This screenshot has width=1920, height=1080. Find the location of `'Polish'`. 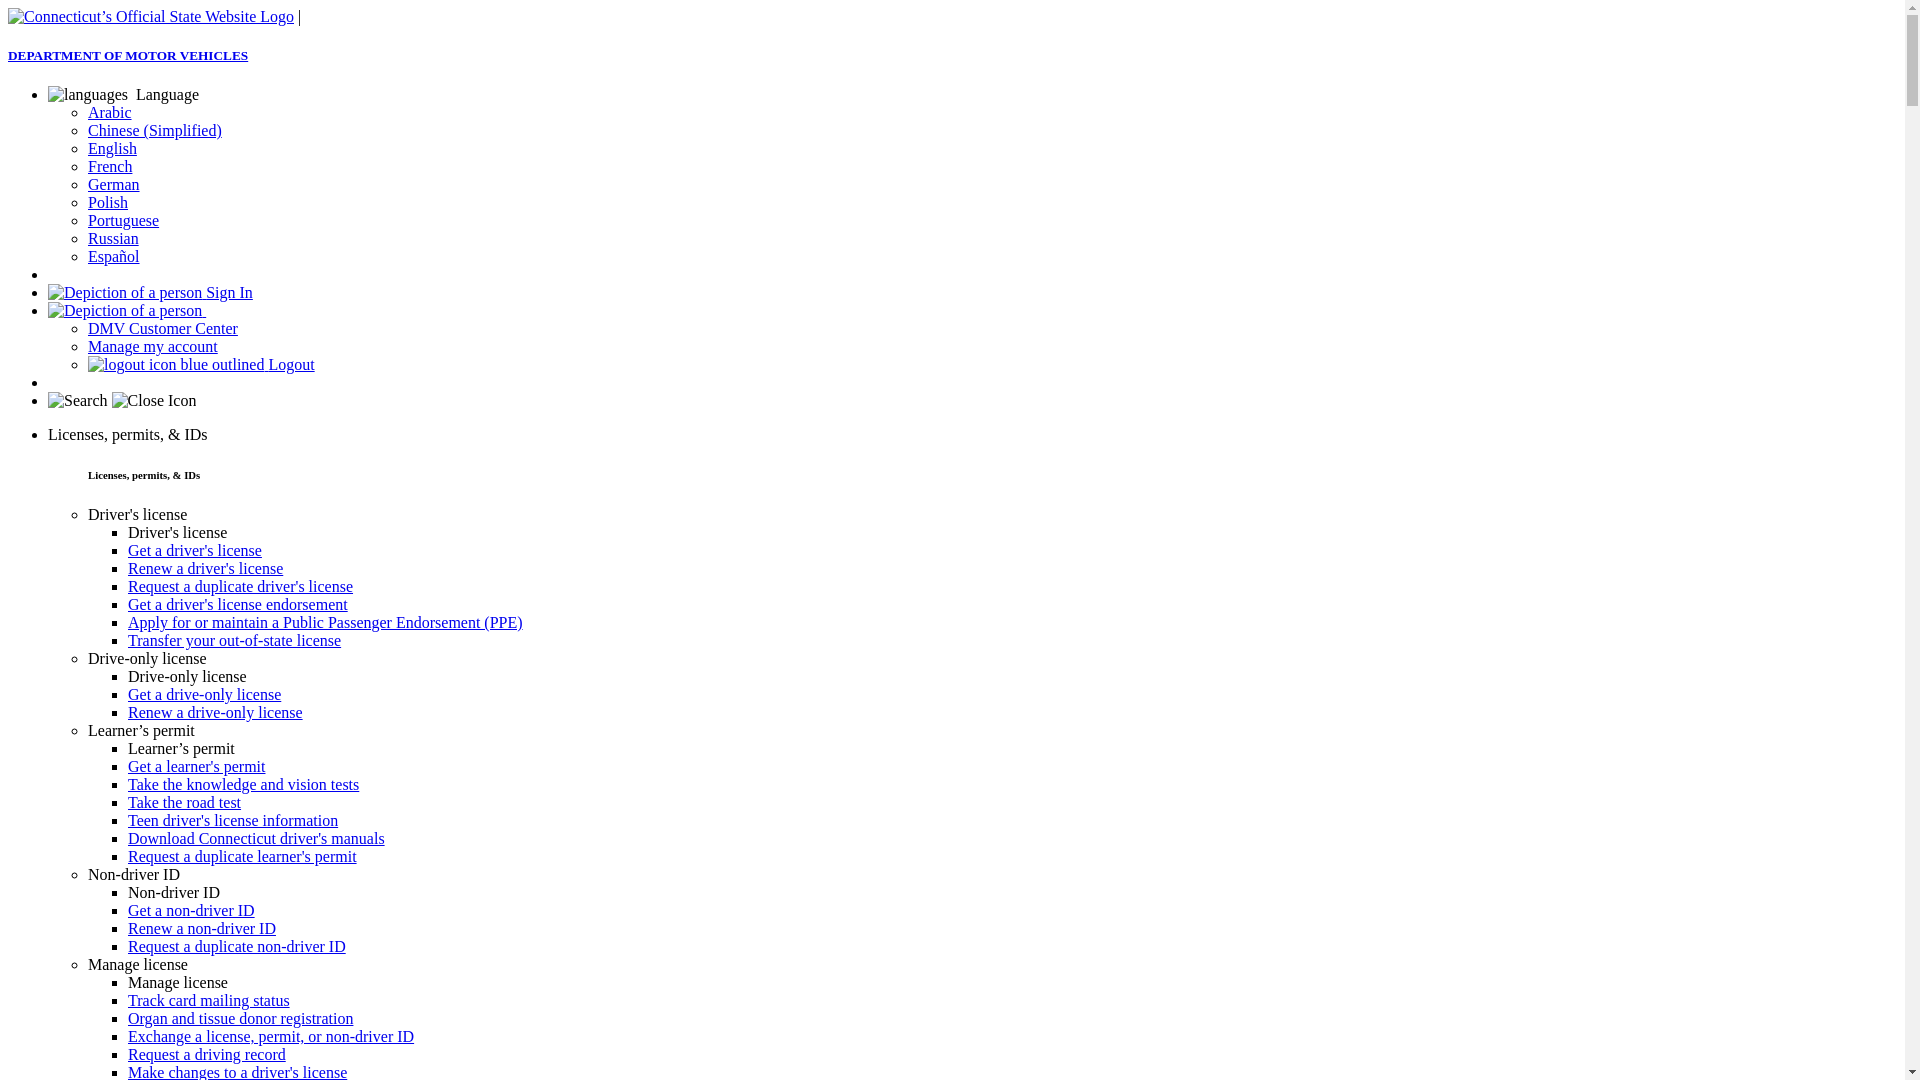

'Polish' is located at coordinates (106, 202).